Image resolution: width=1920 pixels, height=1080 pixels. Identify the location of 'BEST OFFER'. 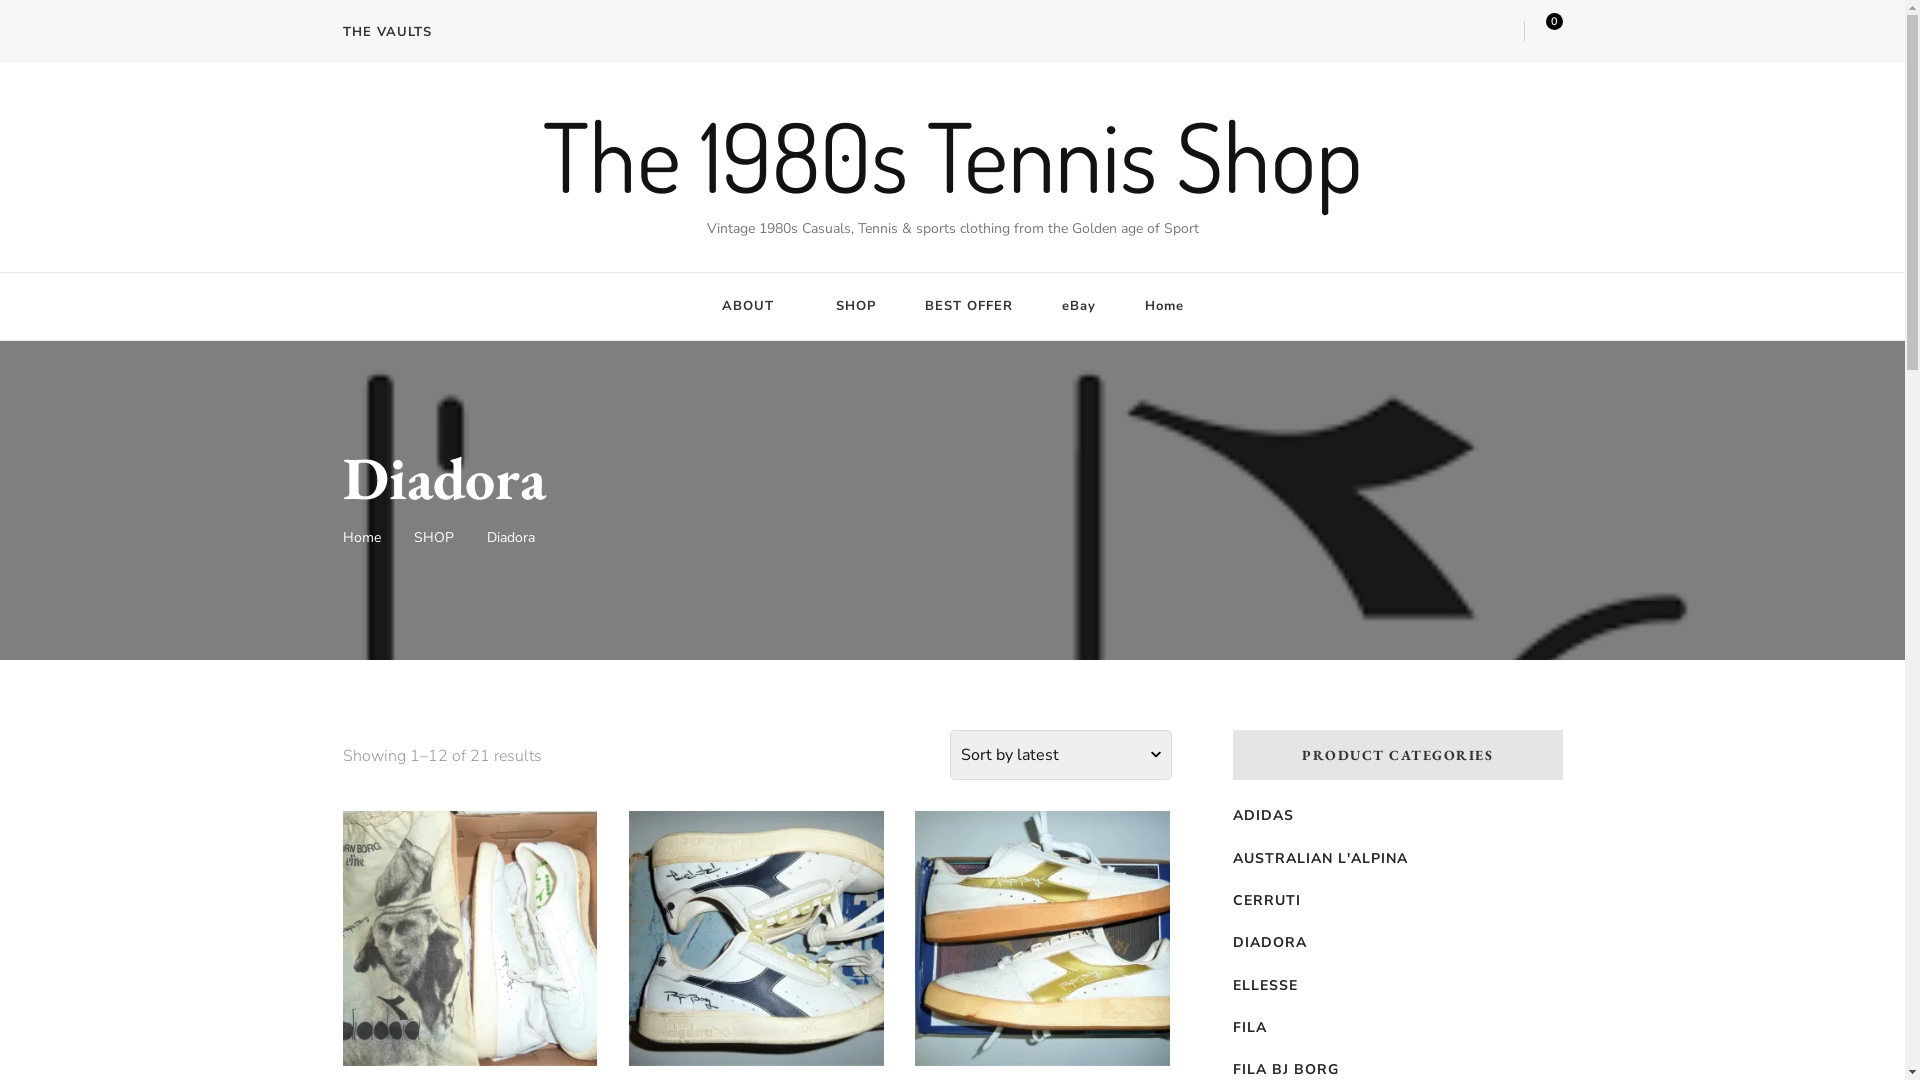
(968, 306).